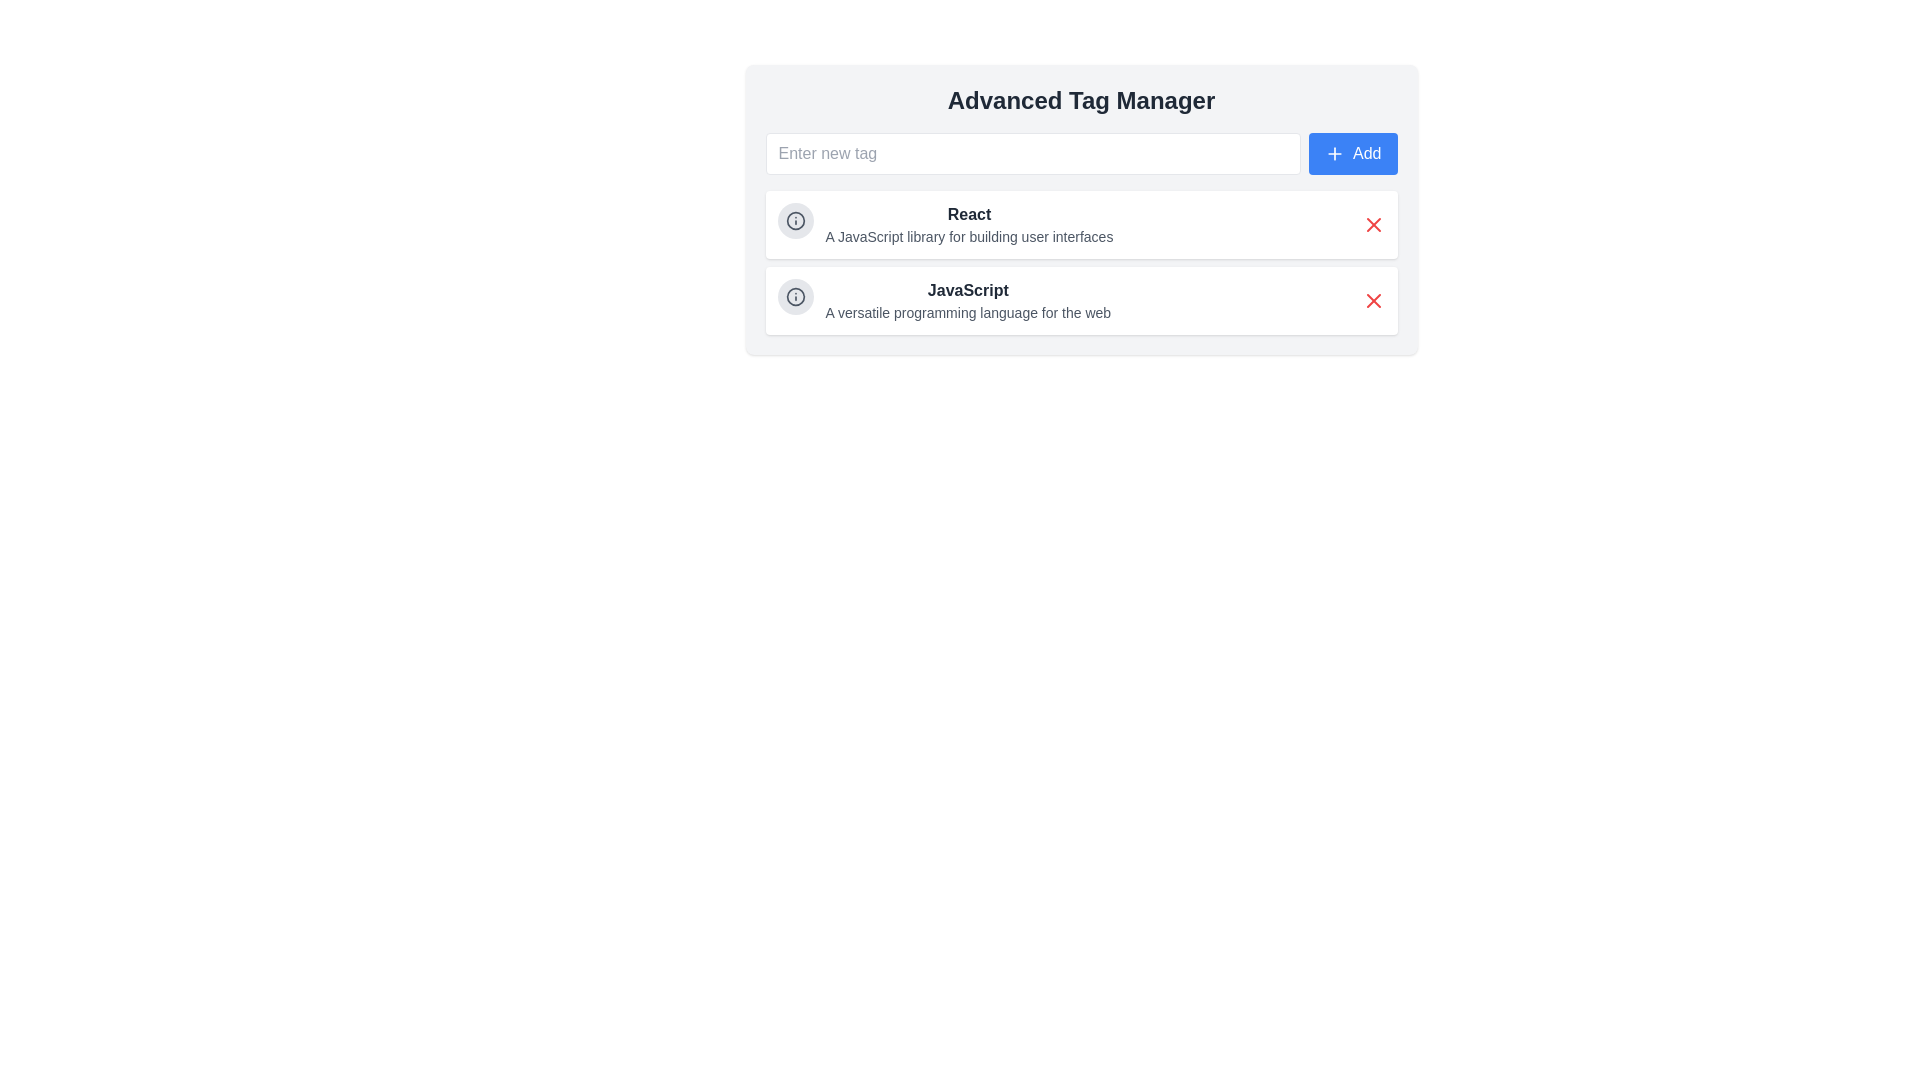 The height and width of the screenshot is (1080, 1920). What do you see at coordinates (794, 297) in the screenshot?
I see `the outer boundary circle of the icon located on the left side within the 'JavaScript' row in the tag manager interface for further interaction` at bounding box center [794, 297].